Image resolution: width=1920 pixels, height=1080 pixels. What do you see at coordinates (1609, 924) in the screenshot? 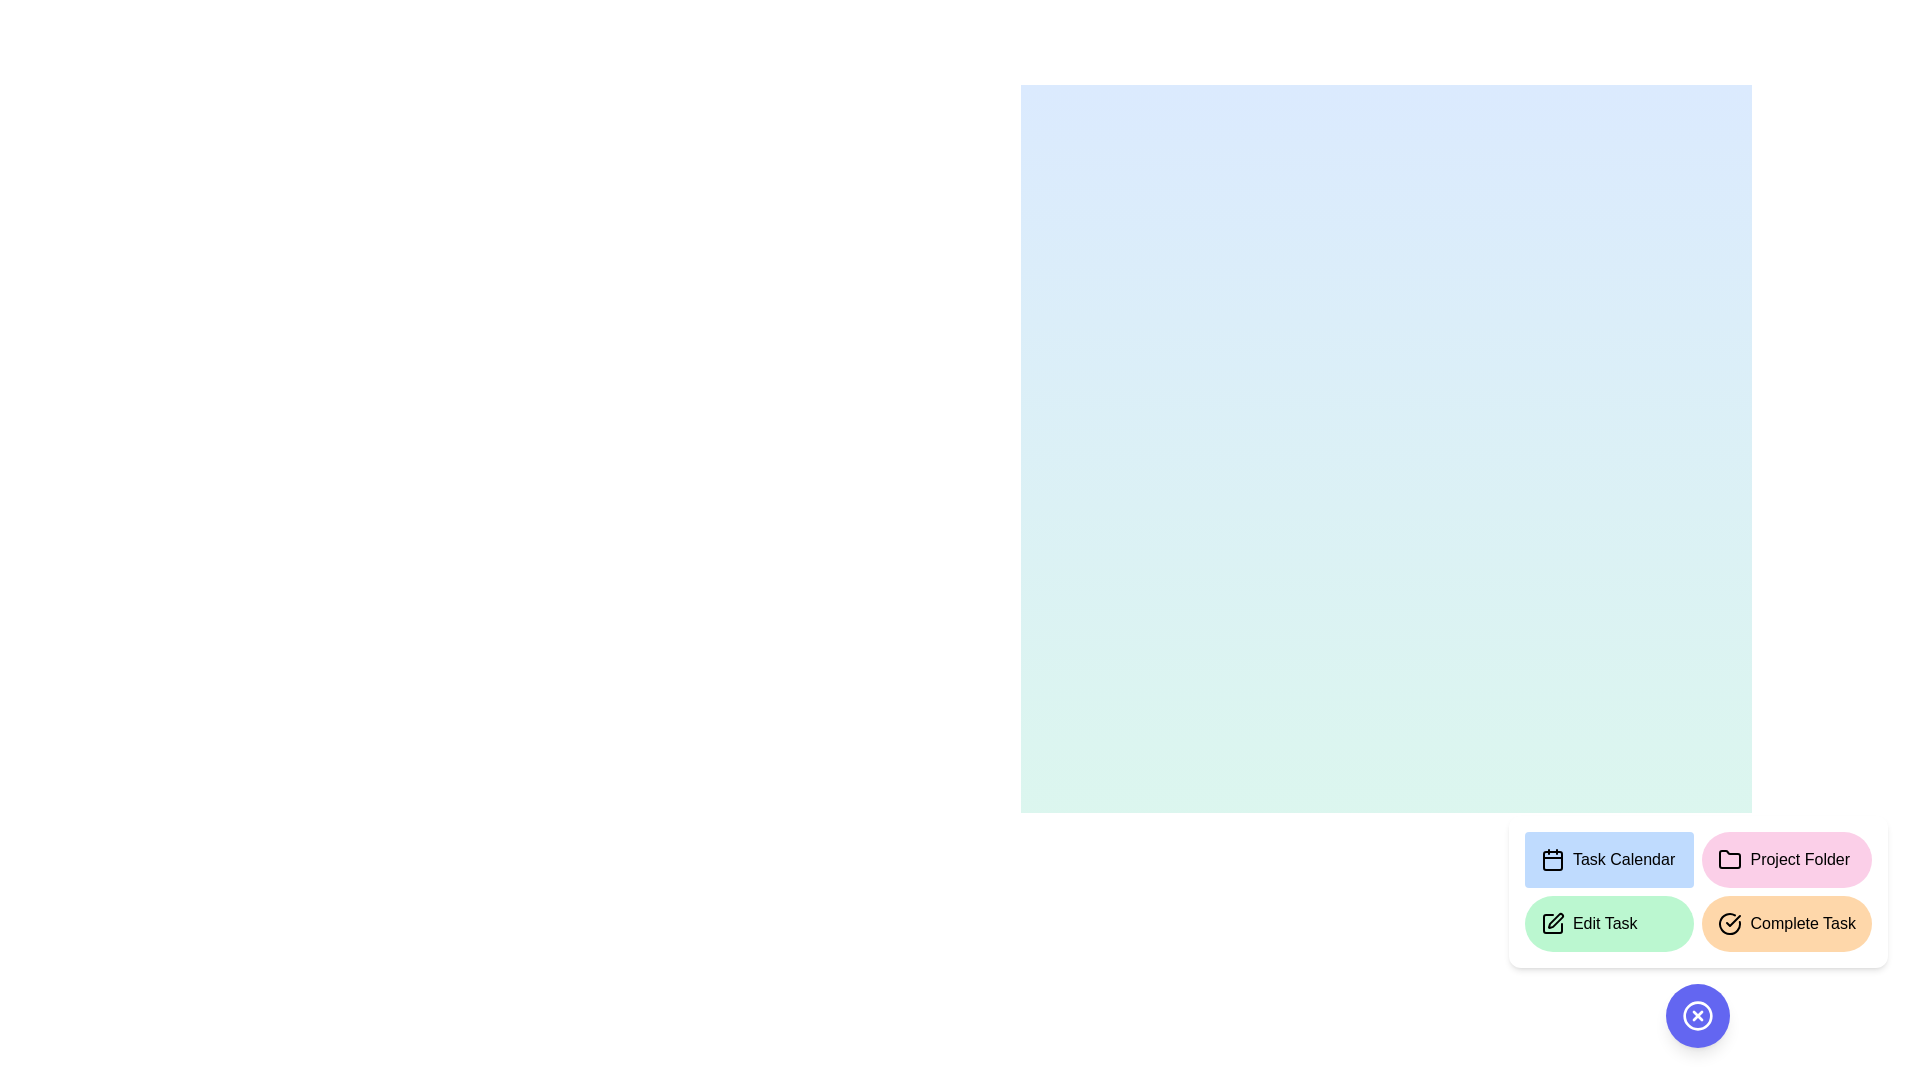
I see `the edit task button located in the bottom-left quadrant of the interface, below the 'Task Calendar' and to the left of the 'Complete Task' button, to enable keyboard interactions` at bounding box center [1609, 924].